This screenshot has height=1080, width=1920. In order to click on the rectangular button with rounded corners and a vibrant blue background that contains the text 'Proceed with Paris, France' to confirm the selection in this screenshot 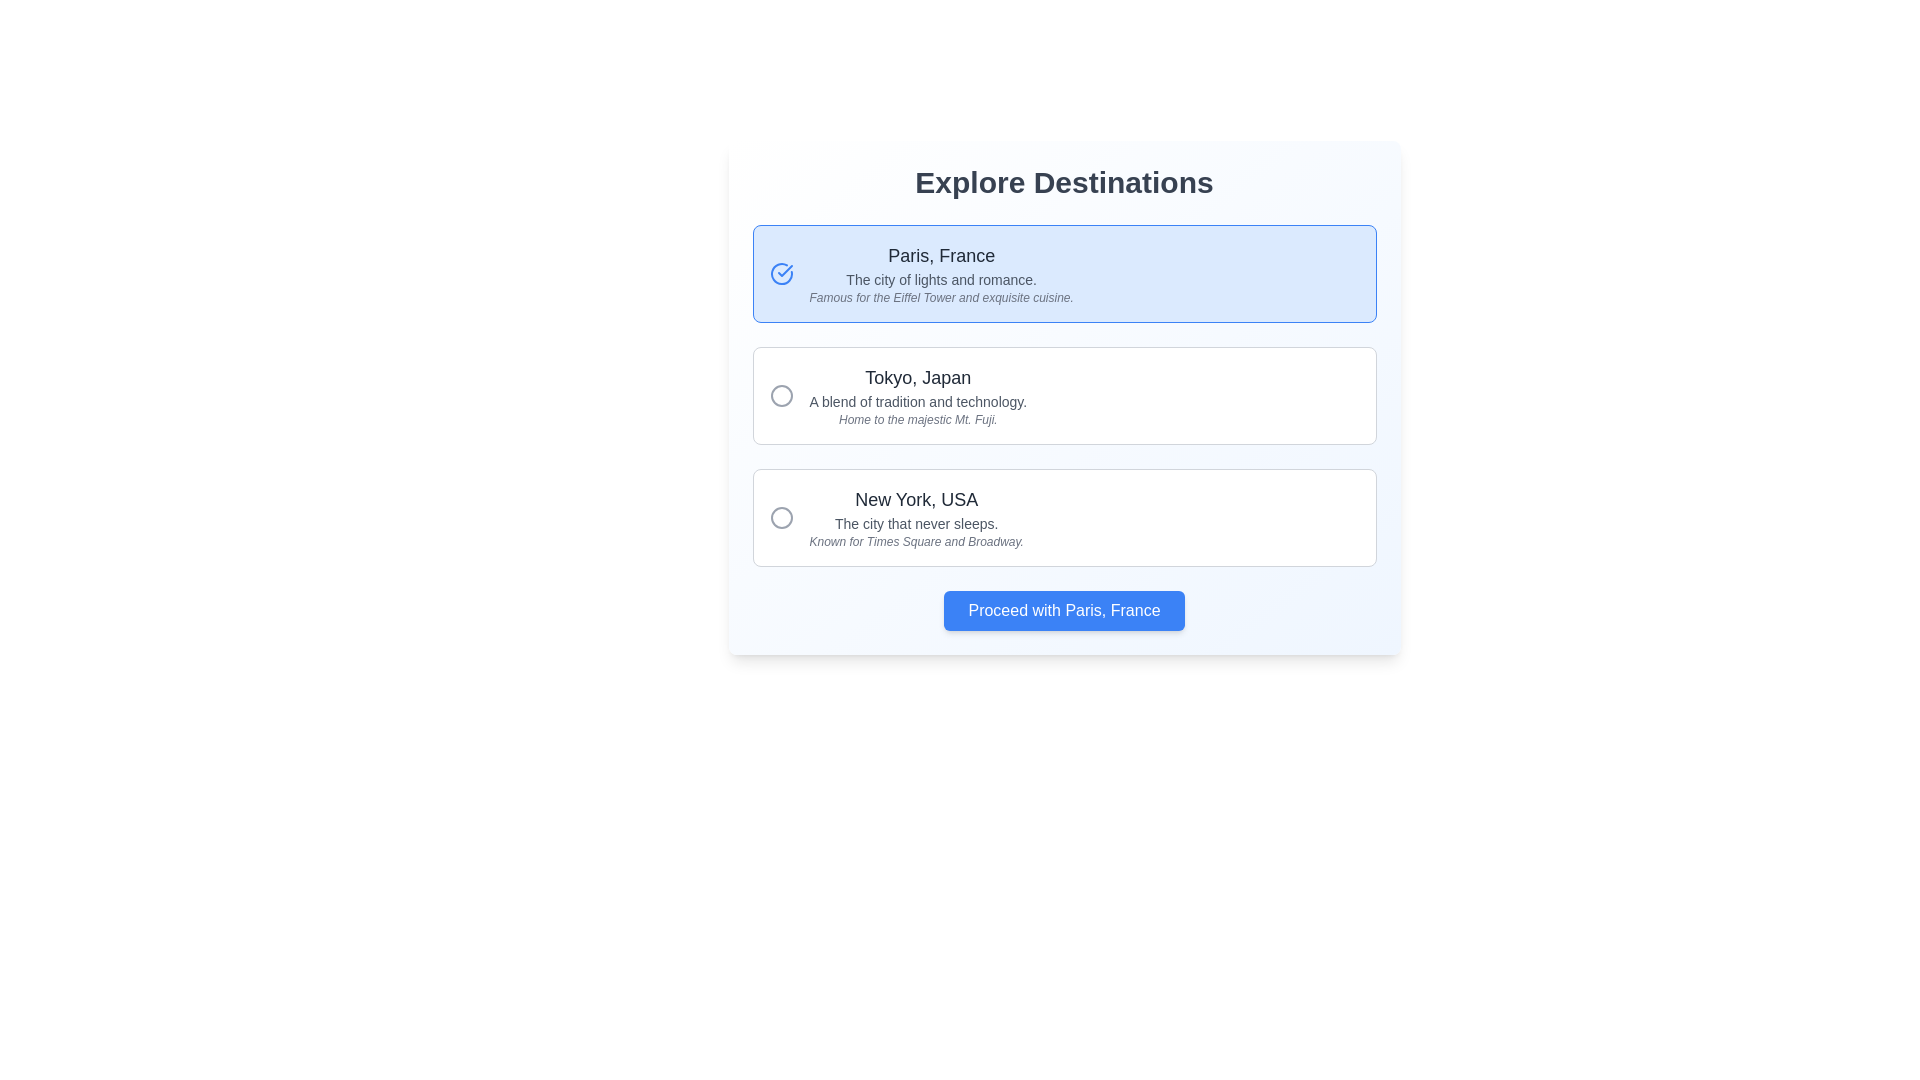, I will do `click(1063, 609)`.